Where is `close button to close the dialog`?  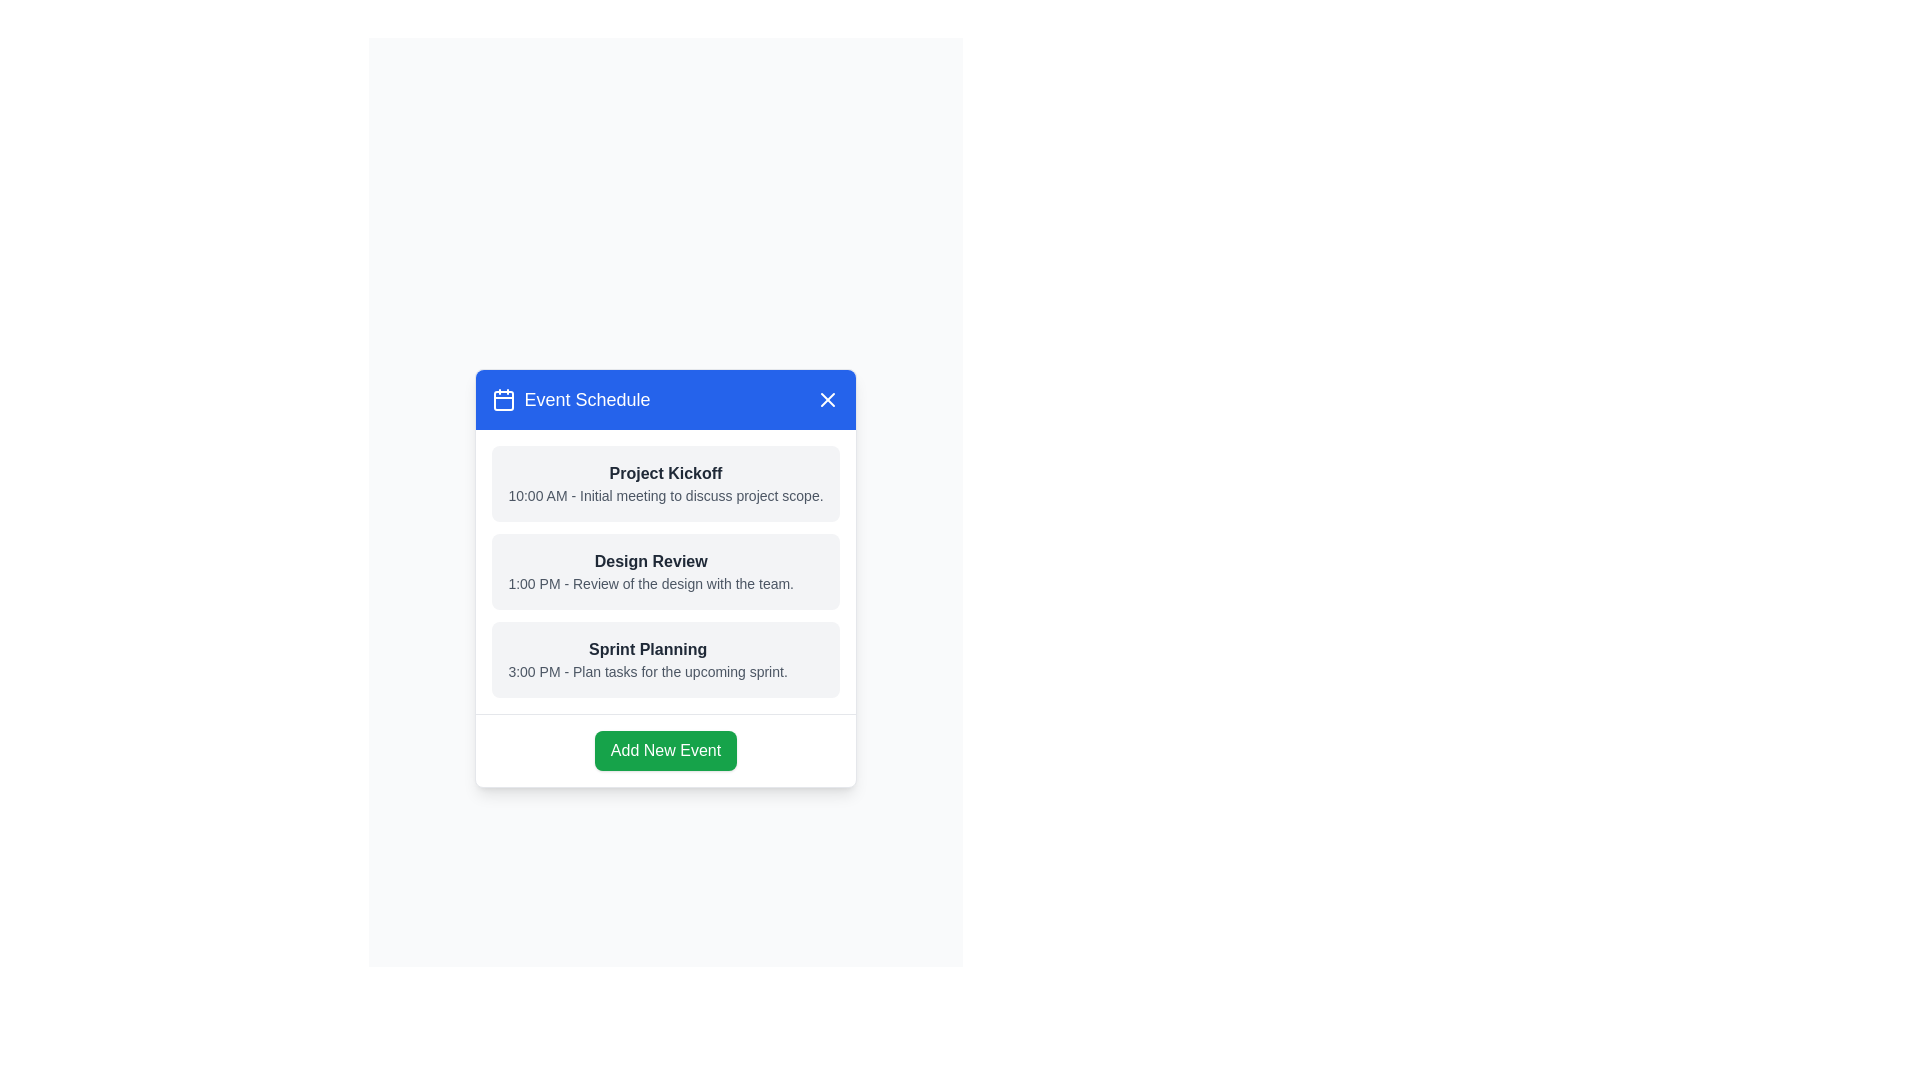 close button to close the dialog is located at coordinates (827, 399).